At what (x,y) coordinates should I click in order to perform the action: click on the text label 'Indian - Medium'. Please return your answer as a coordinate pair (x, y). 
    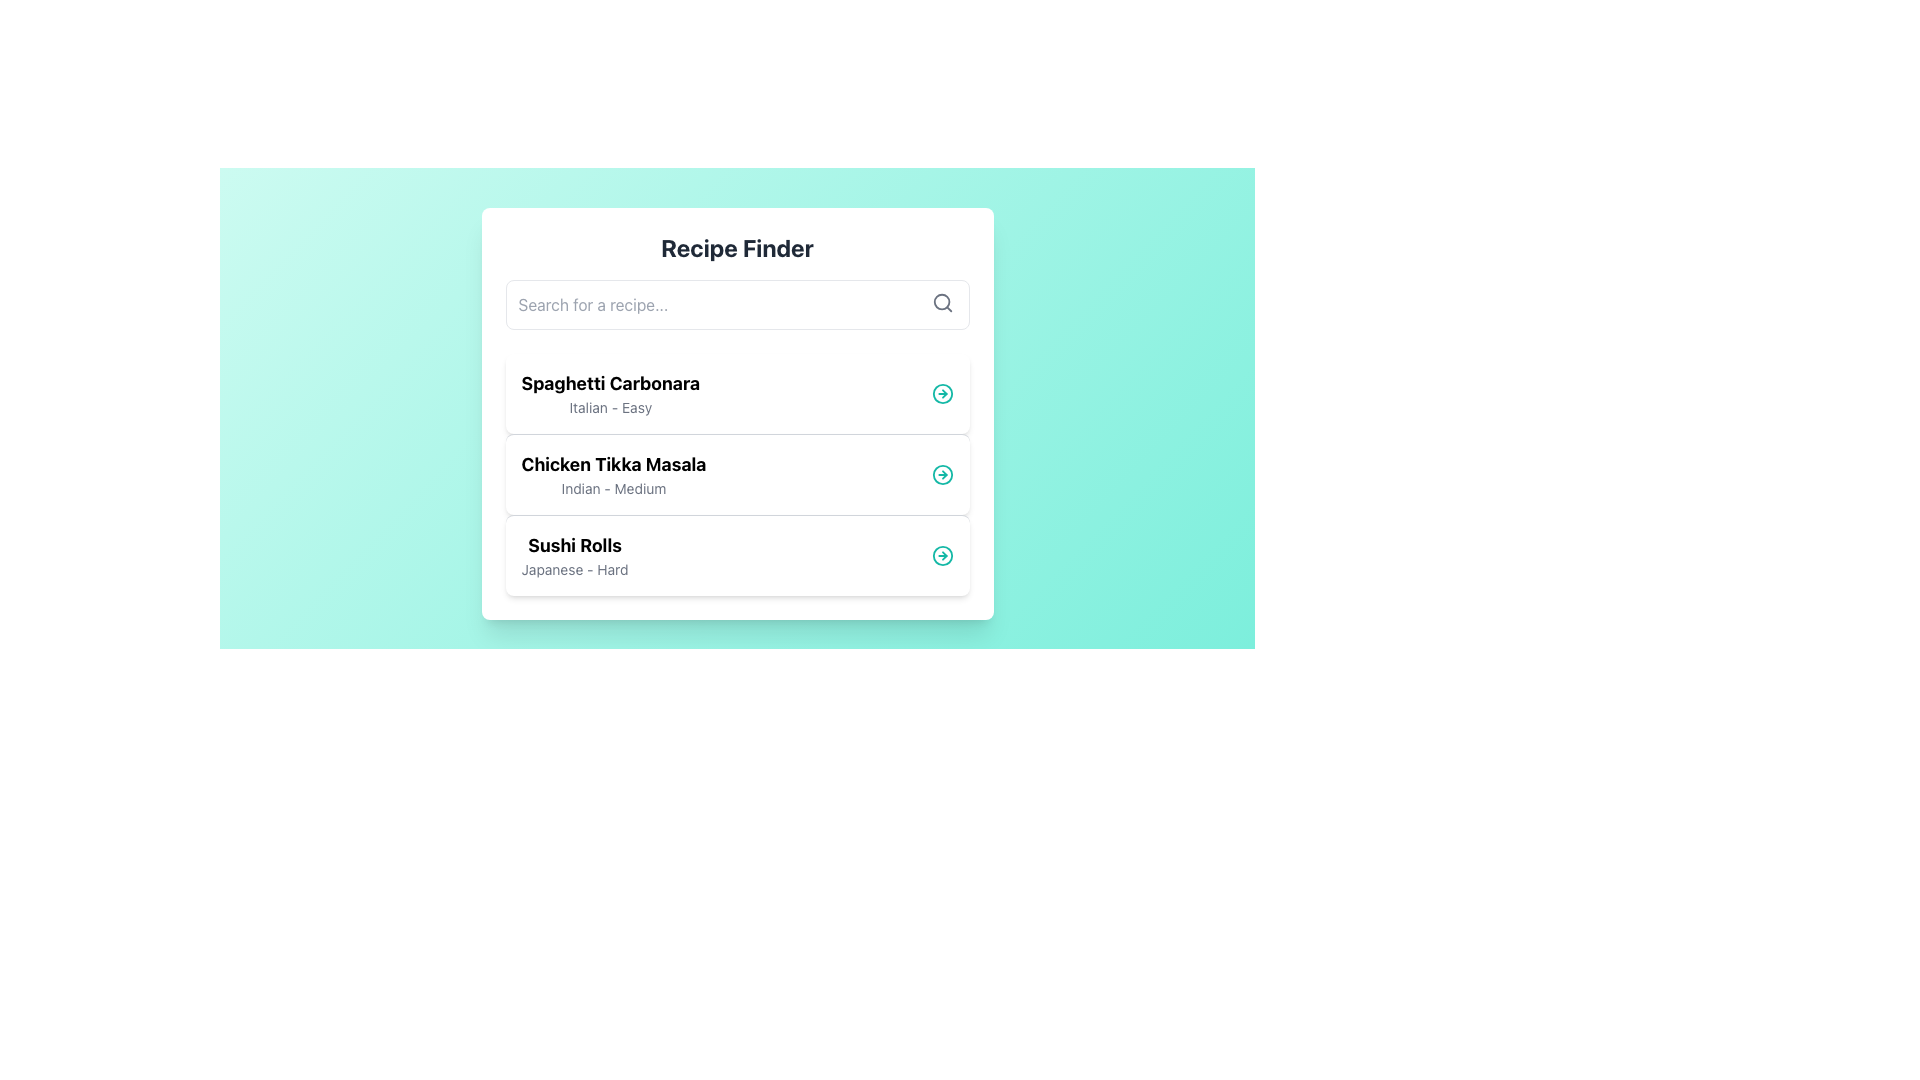
    Looking at the image, I should click on (613, 489).